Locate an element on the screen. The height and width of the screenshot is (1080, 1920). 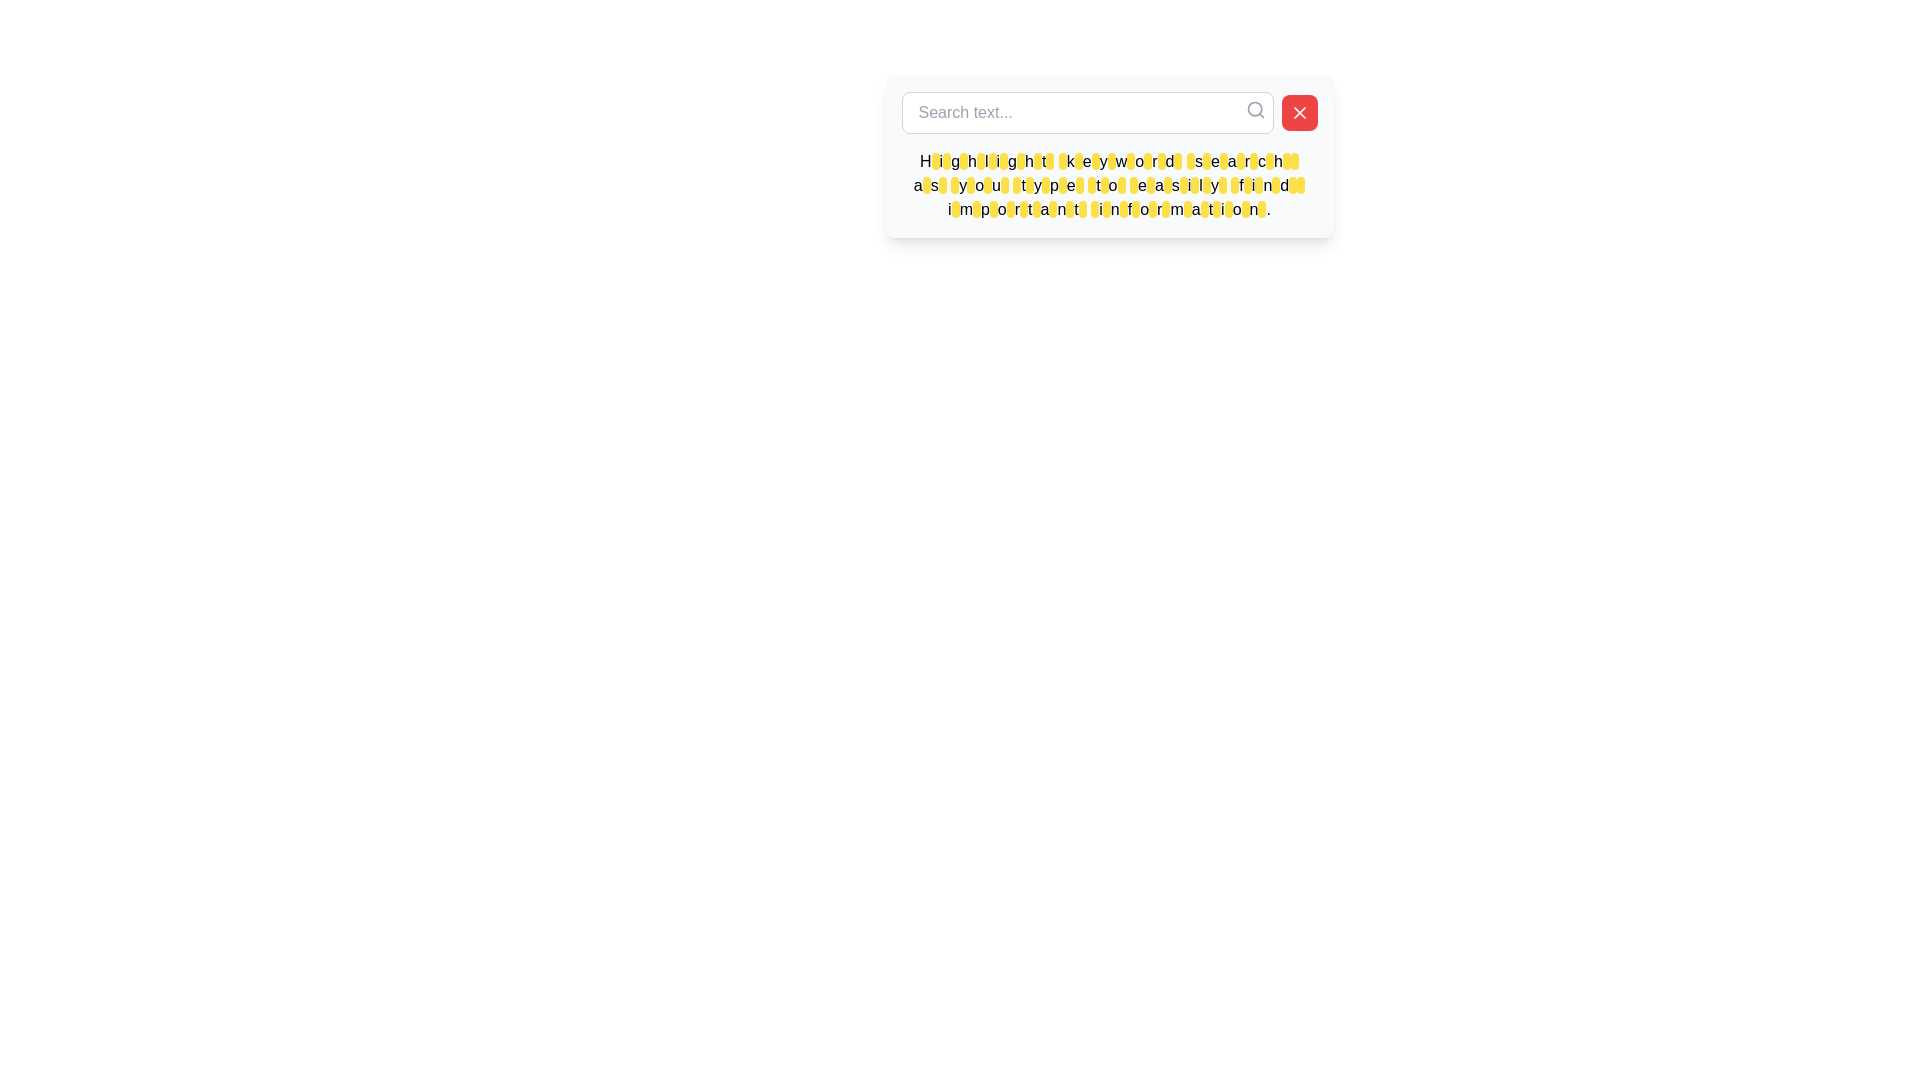
the diagonal cross icon located at the top-right corner of the floating search bar panel is located at coordinates (1299, 112).